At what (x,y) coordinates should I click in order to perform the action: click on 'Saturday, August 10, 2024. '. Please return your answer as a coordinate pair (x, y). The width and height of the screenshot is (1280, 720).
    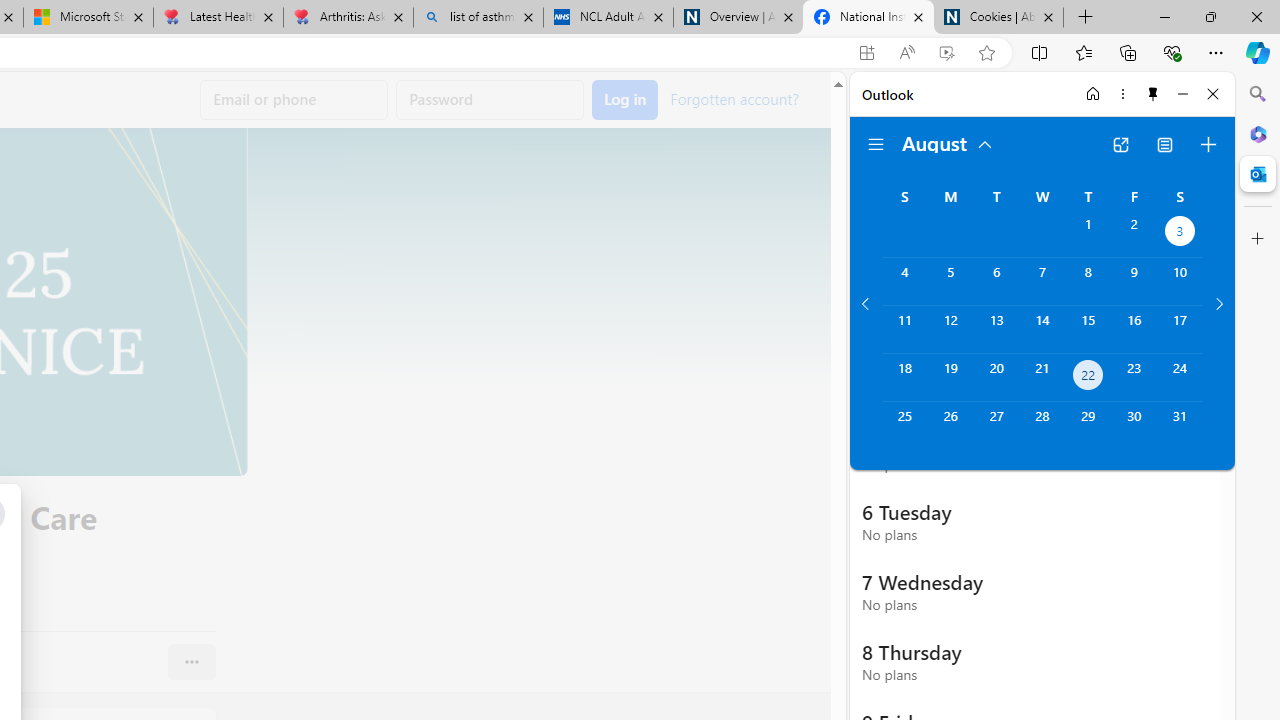
    Looking at the image, I should click on (1180, 281).